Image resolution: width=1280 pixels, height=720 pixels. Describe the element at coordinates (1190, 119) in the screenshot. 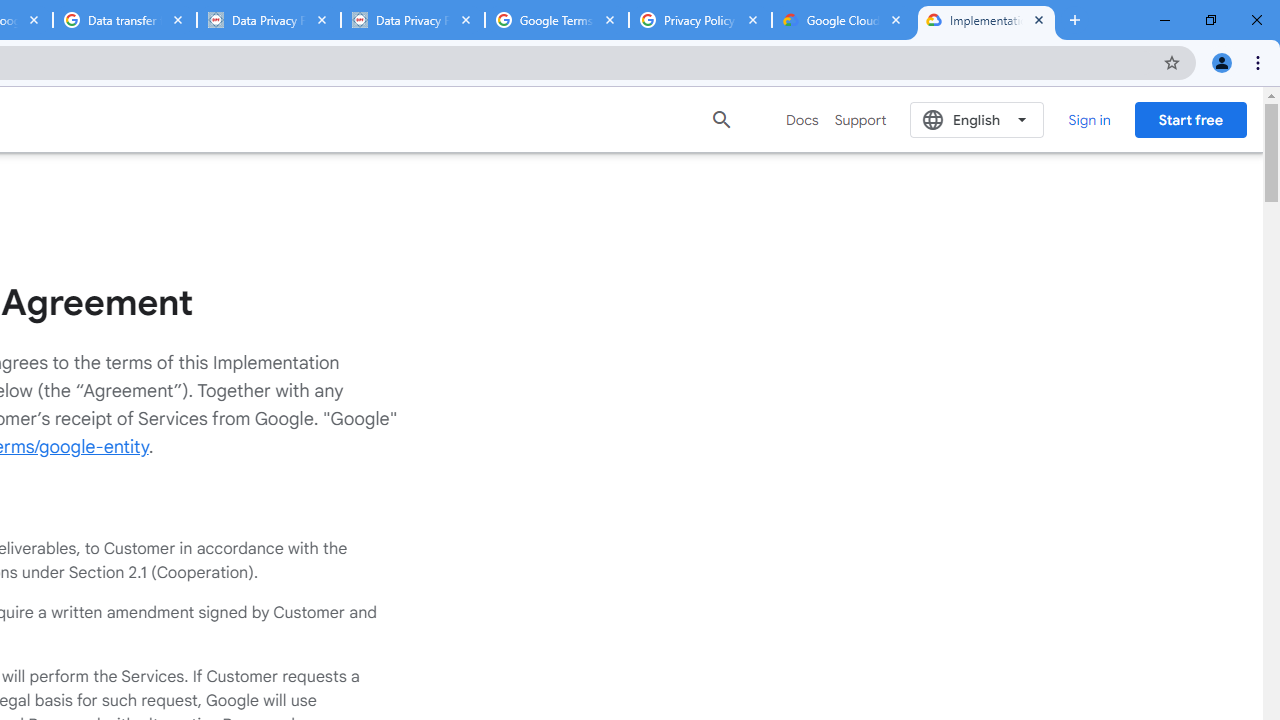

I see `'Start free'` at that location.